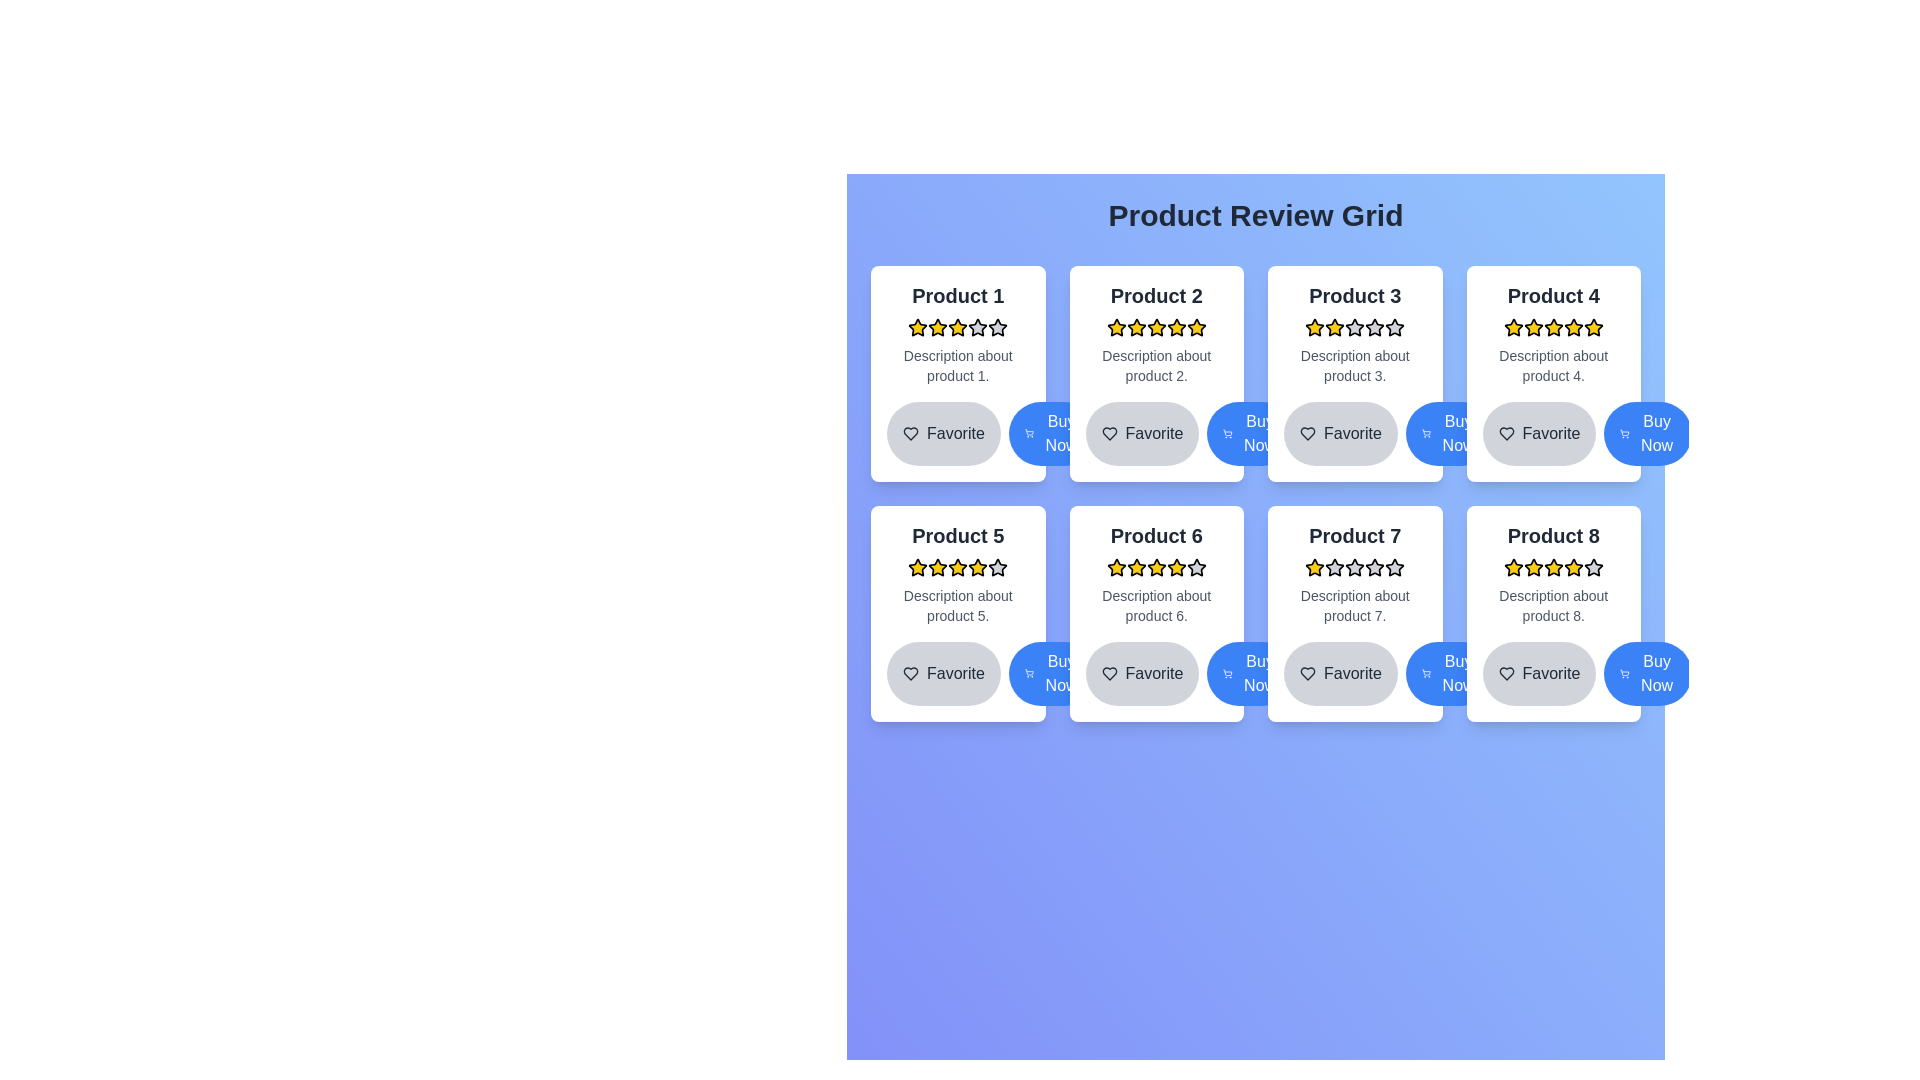 This screenshot has width=1920, height=1080. Describe the element at coordinates (1552, 326) in the screenshot. I see `the row of star icons representing a rating component located centrally in the 'Product 4' card, which has five yellow stars with the third star marked distinctly` at that location.